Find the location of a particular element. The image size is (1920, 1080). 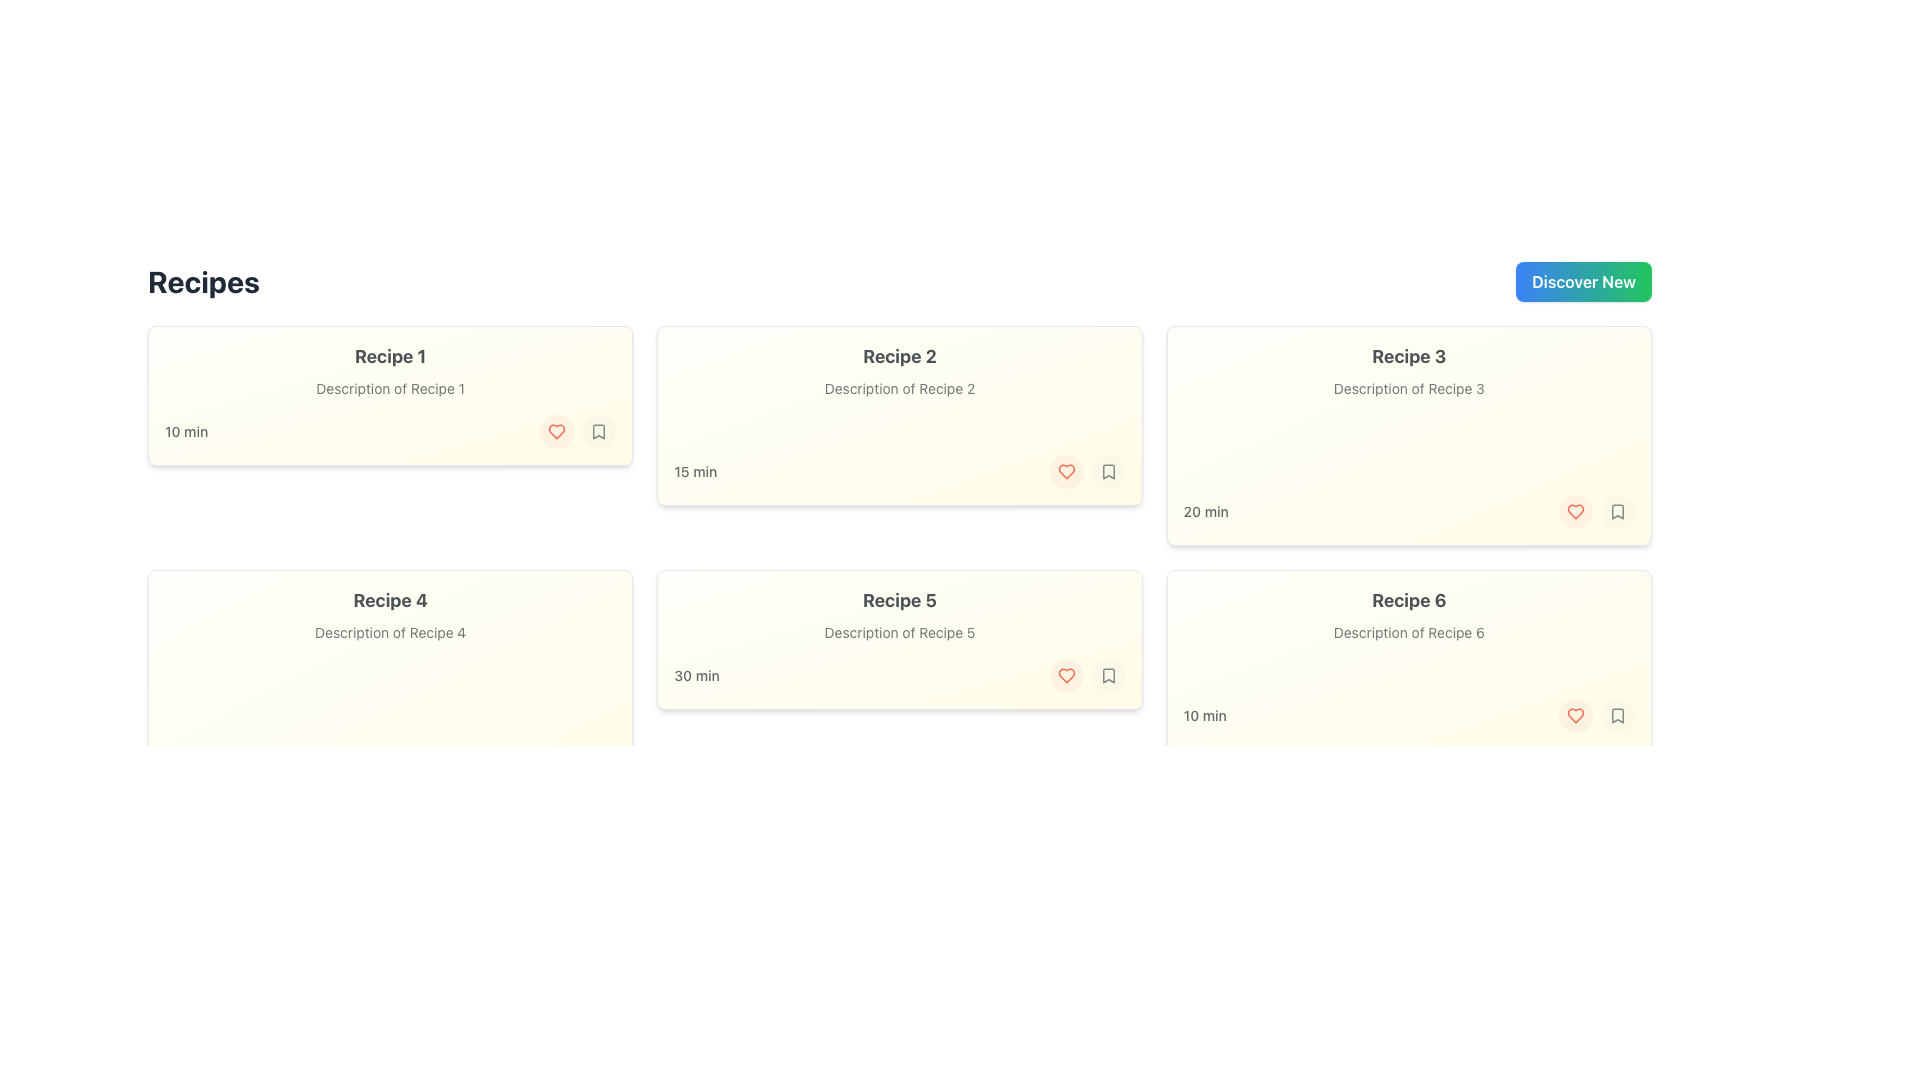

the like or favorite button for Recipe 2, which is located to the right of the '15 min' label is located at coordinates (1065, 471).